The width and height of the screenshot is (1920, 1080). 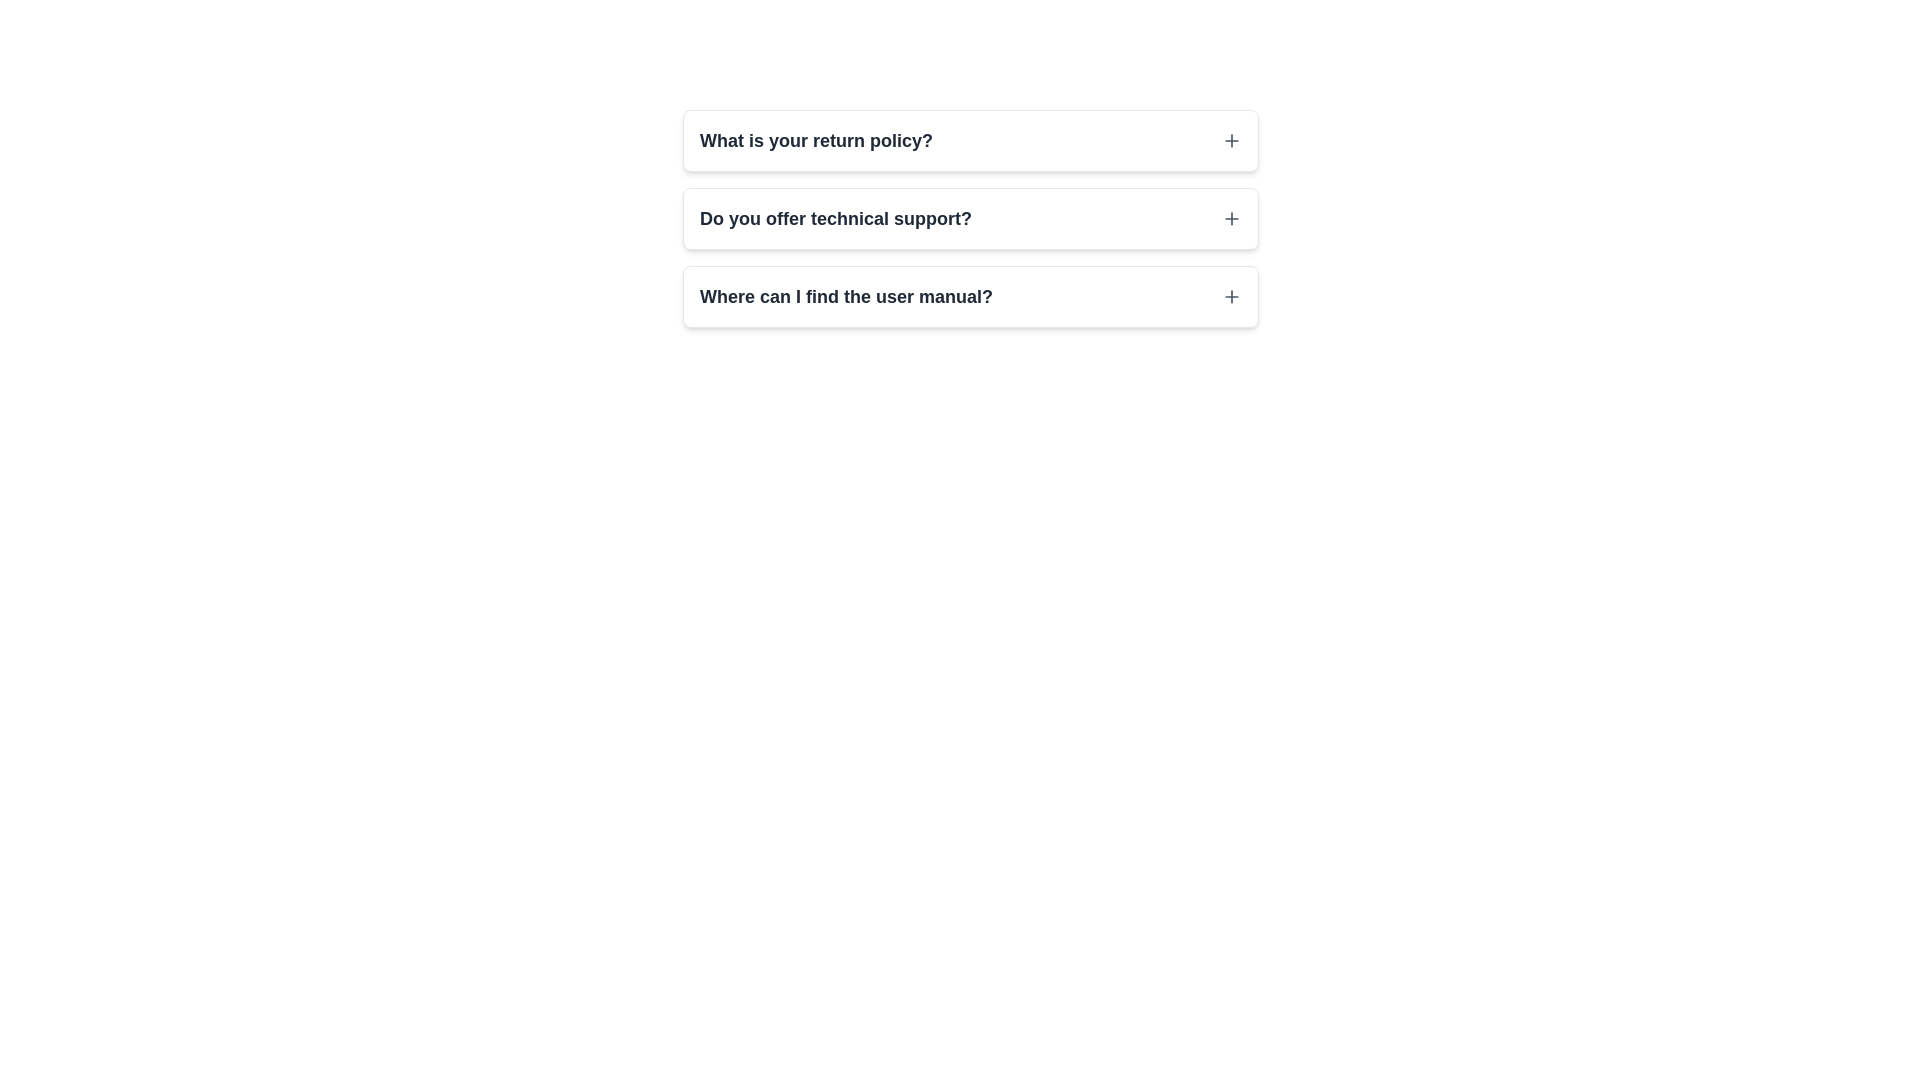 What do you see at coordinates (970, 219) in the screenshot?
I see `the second collapsible list item in the FAQ section` at bounding box center [970, 219].